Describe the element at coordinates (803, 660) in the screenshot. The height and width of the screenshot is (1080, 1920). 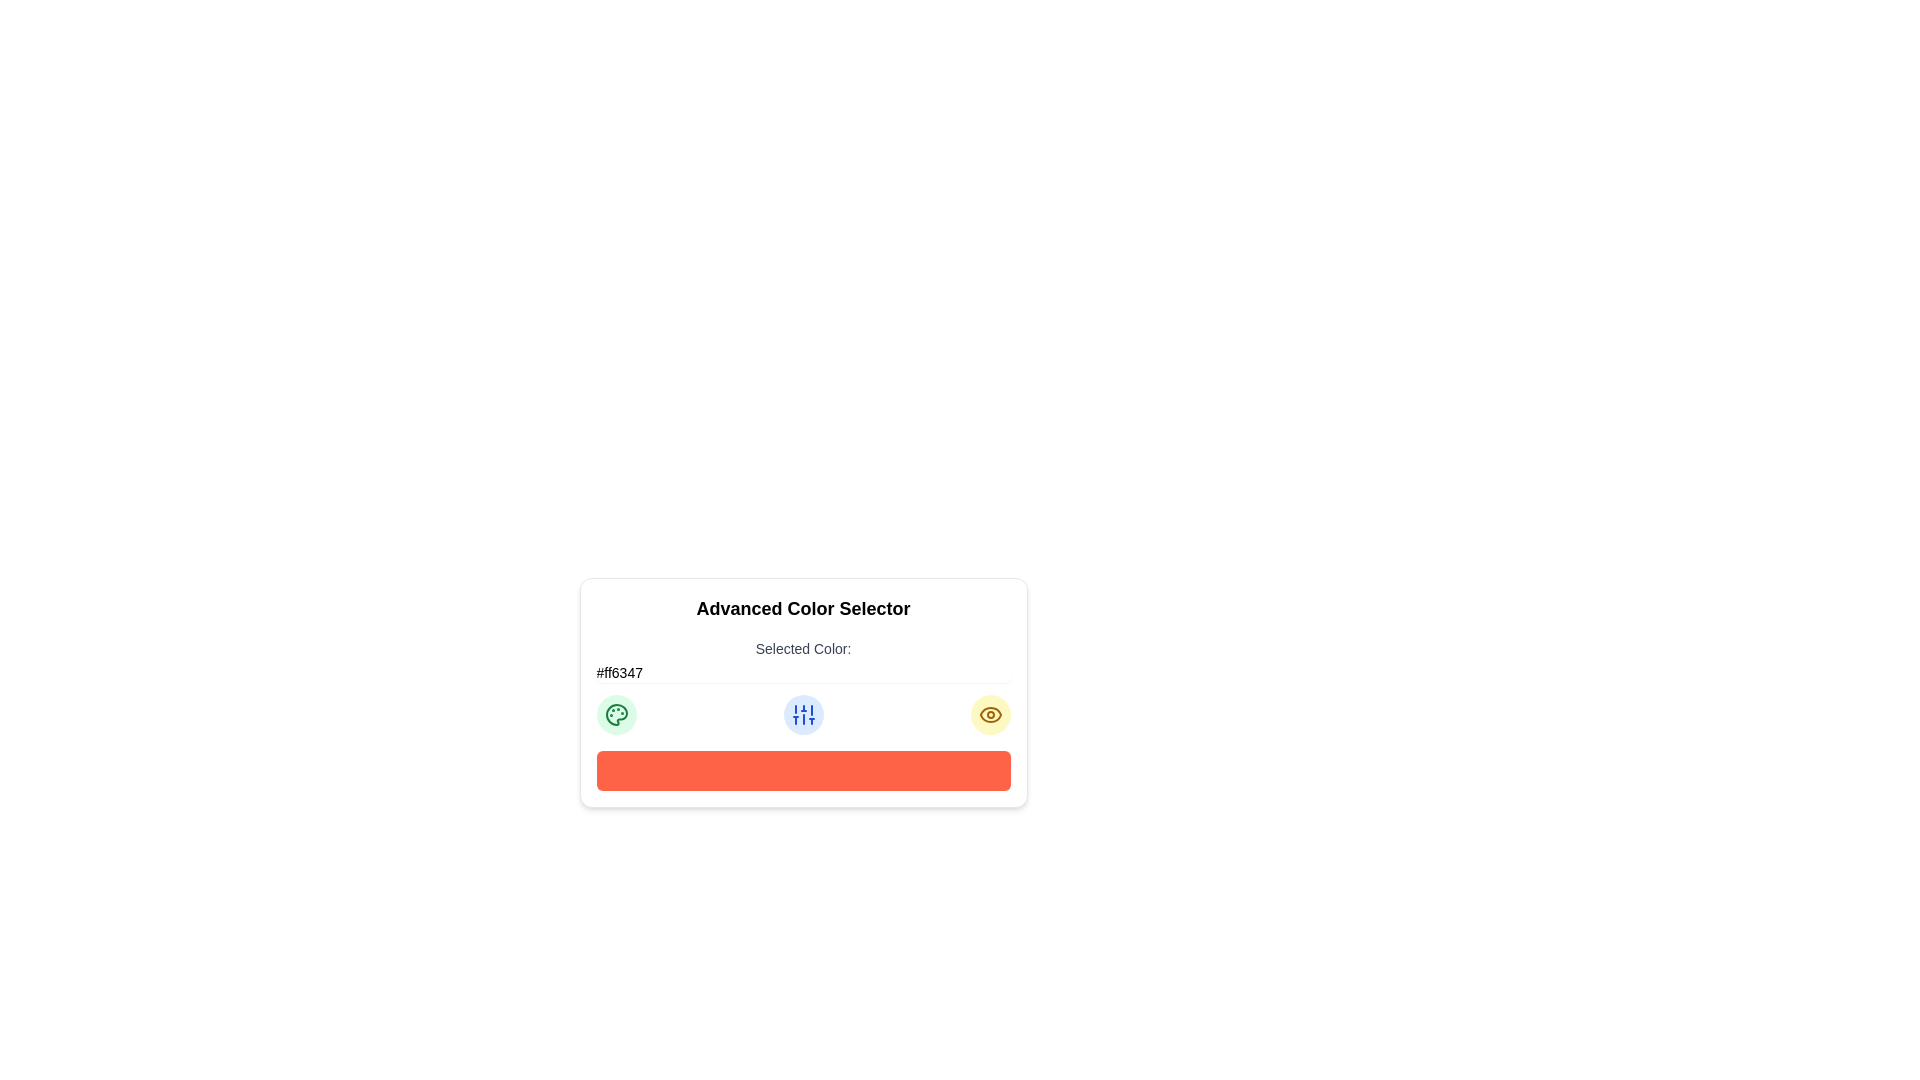
I see `the descriptive label indicating the purpose of the color input field located under the 'Advanced Color Selector' title and above the input field displaying the value '#ff6347'` at that location.